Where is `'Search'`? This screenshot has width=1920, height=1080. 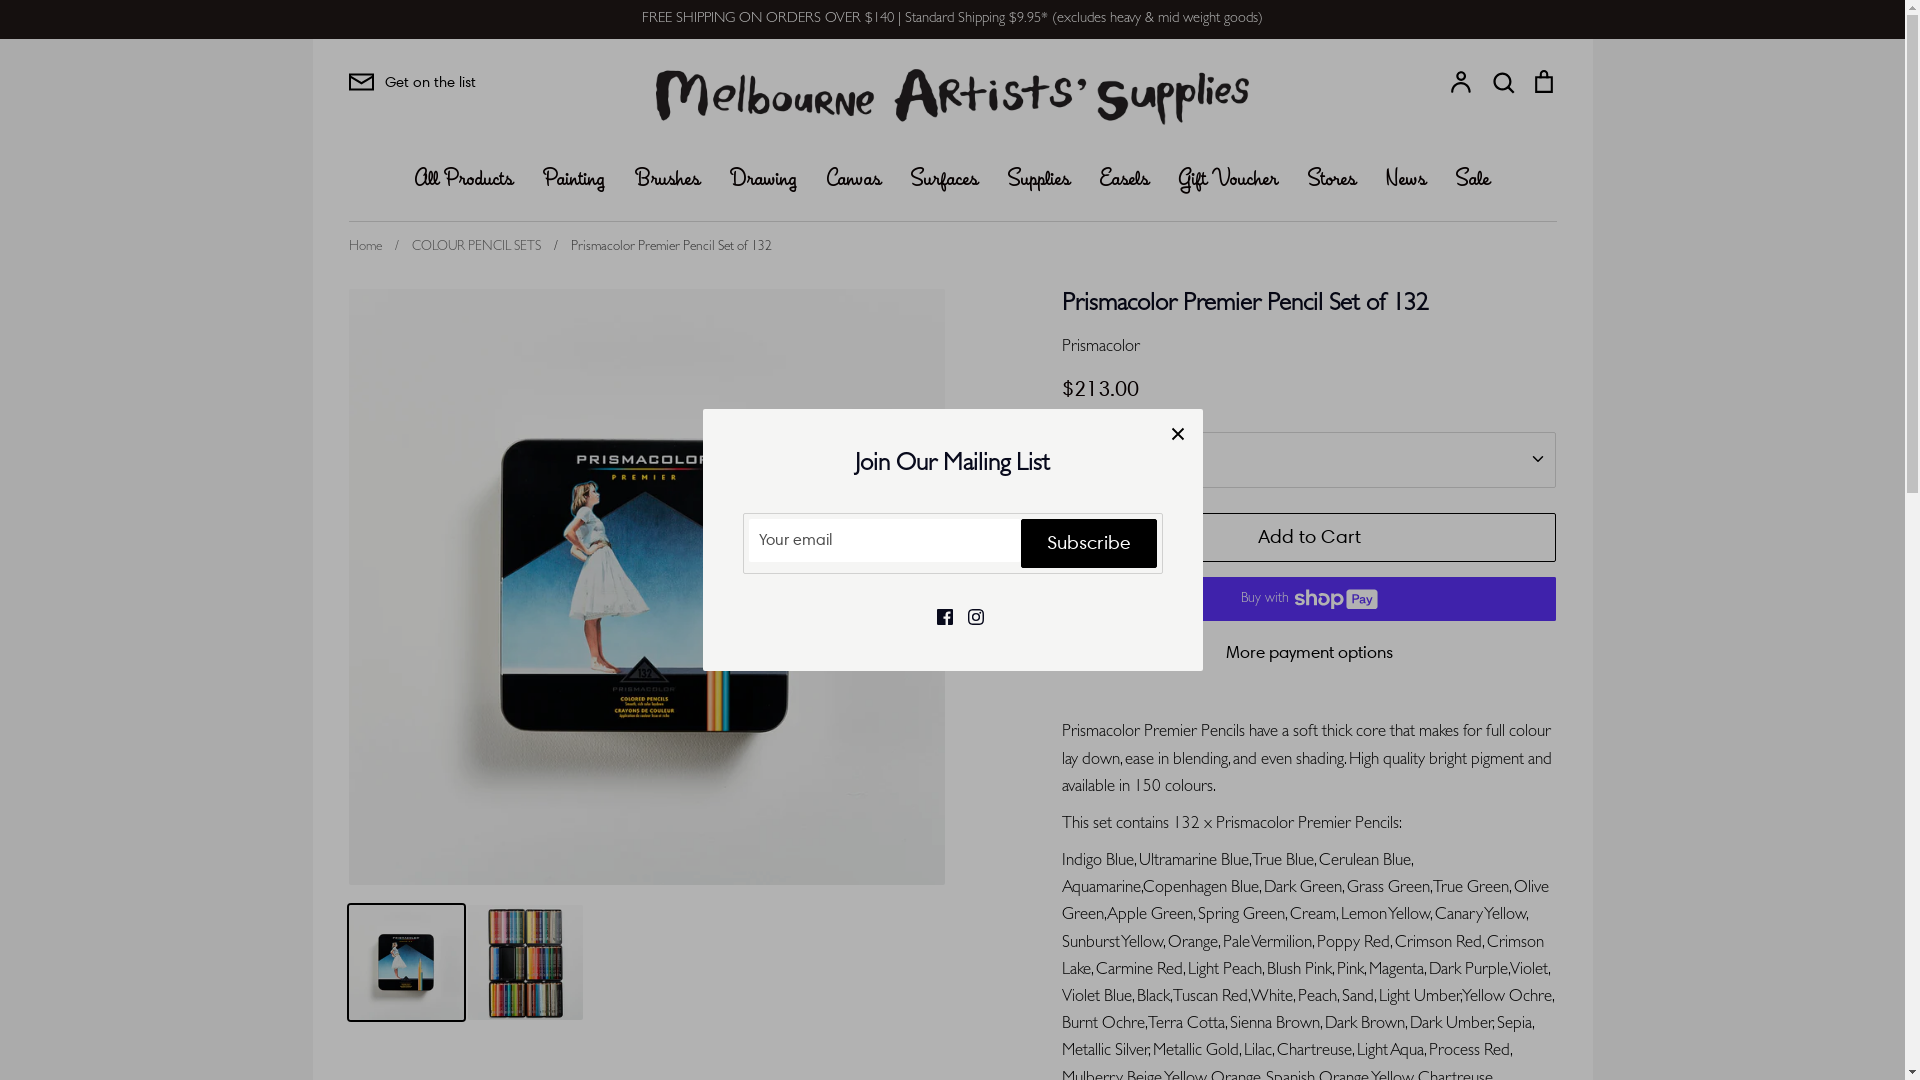 'Search' is located at coordinates (1489, 81).